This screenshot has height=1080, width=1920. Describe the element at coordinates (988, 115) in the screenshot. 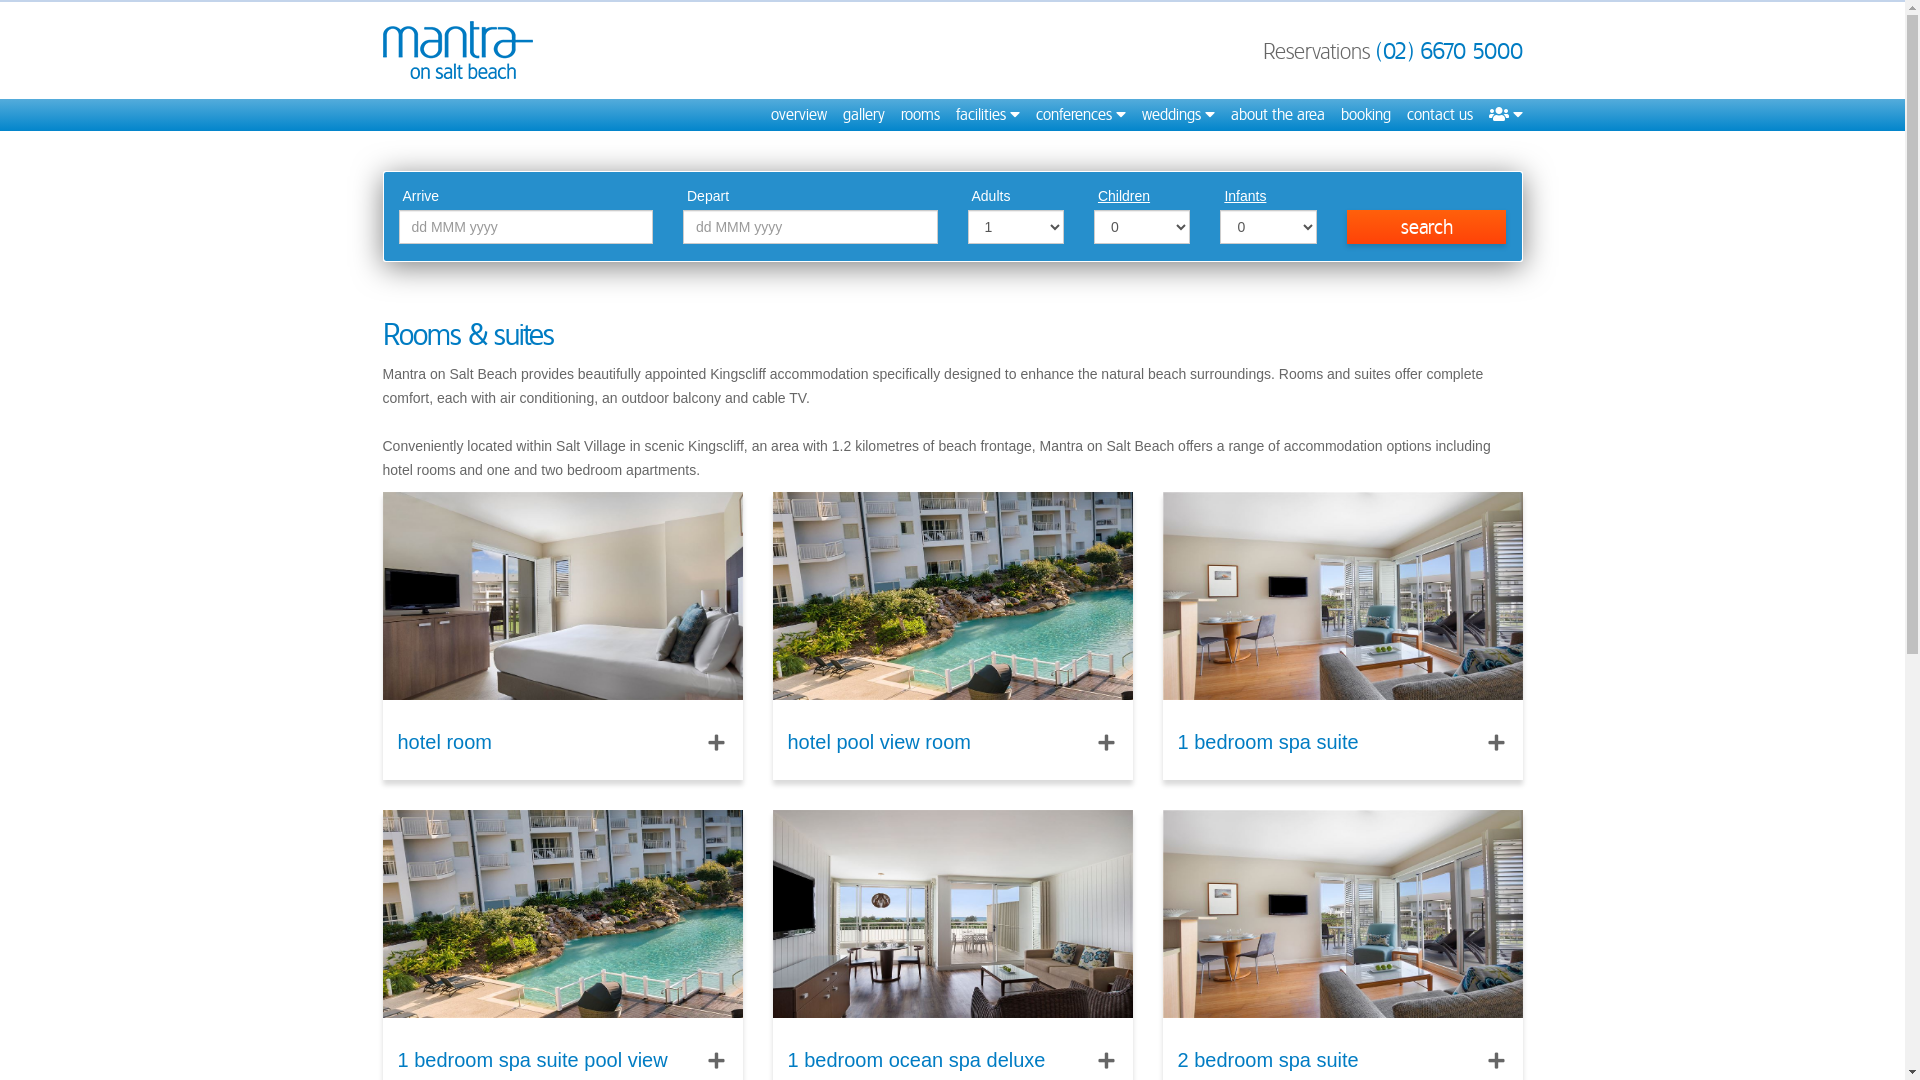

I see `'facilities'` at that location.